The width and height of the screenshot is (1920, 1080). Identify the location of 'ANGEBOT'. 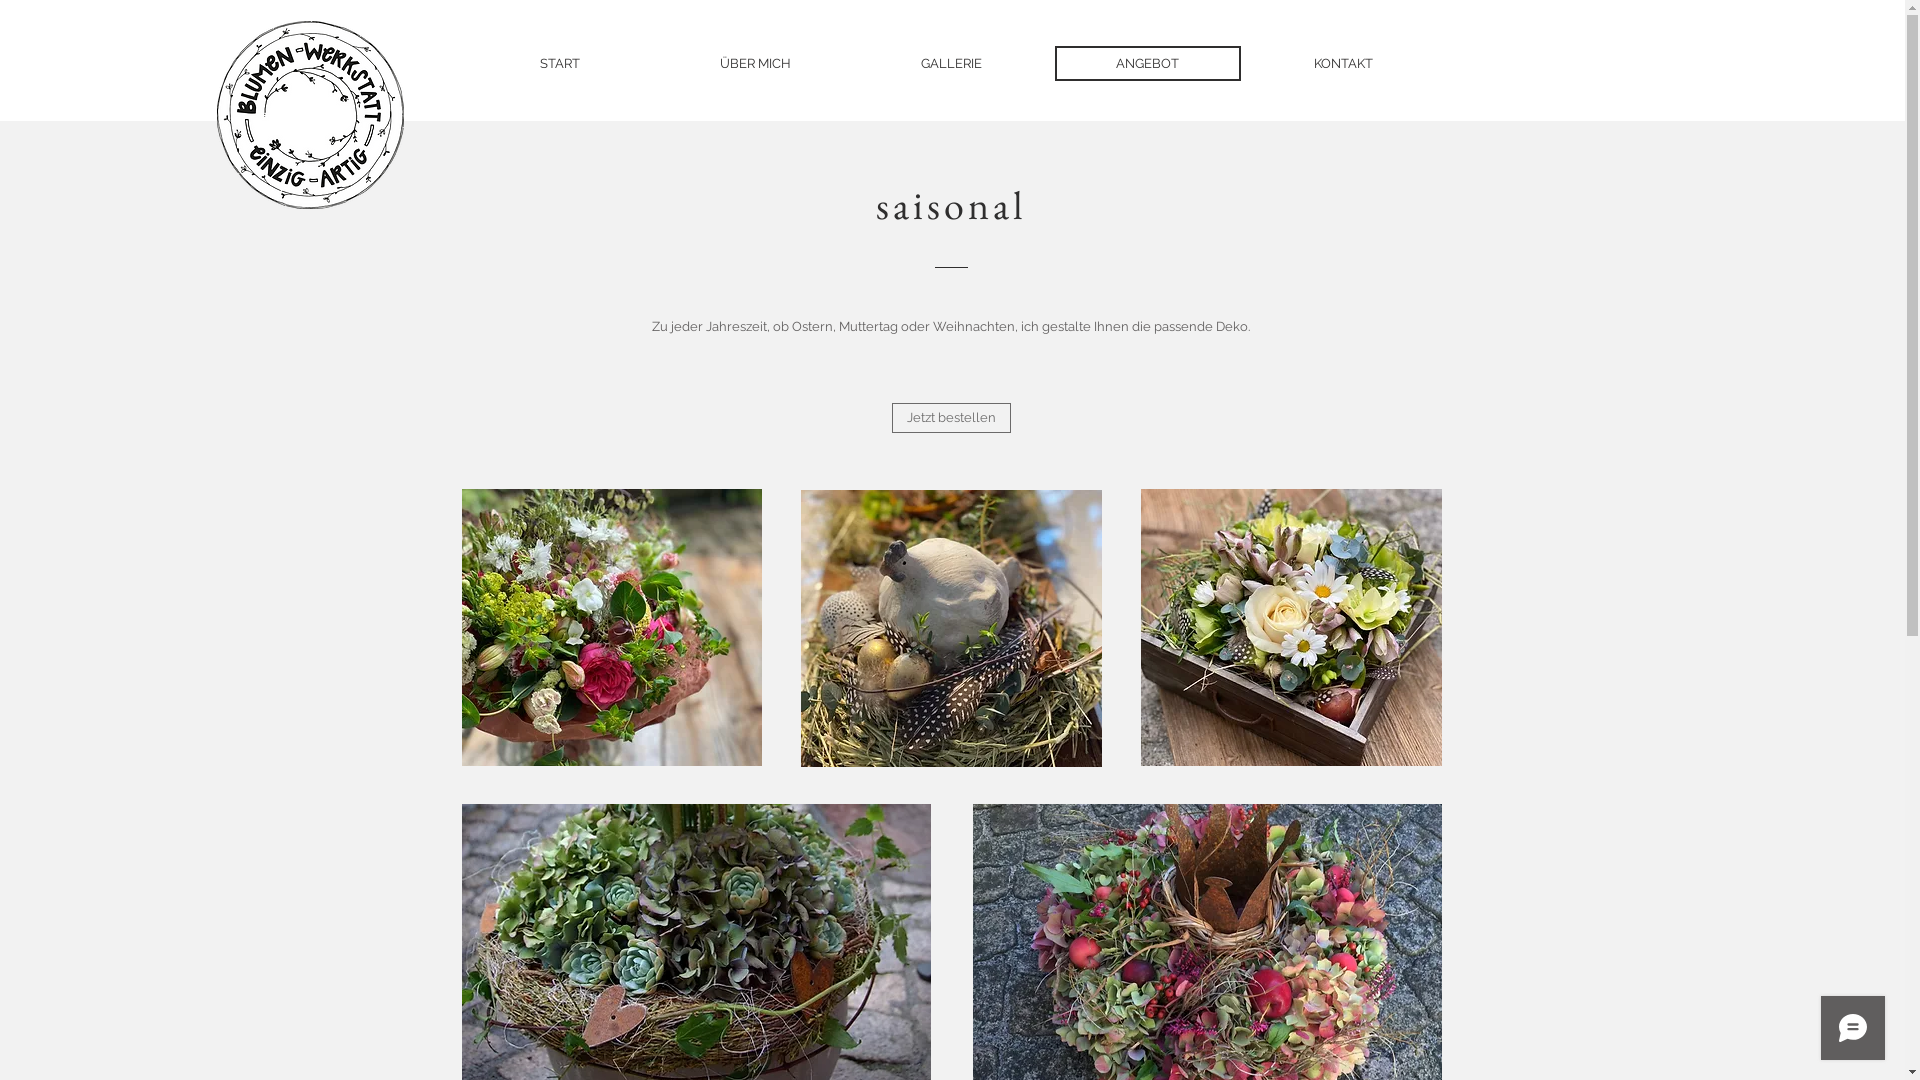
(1147, 62).